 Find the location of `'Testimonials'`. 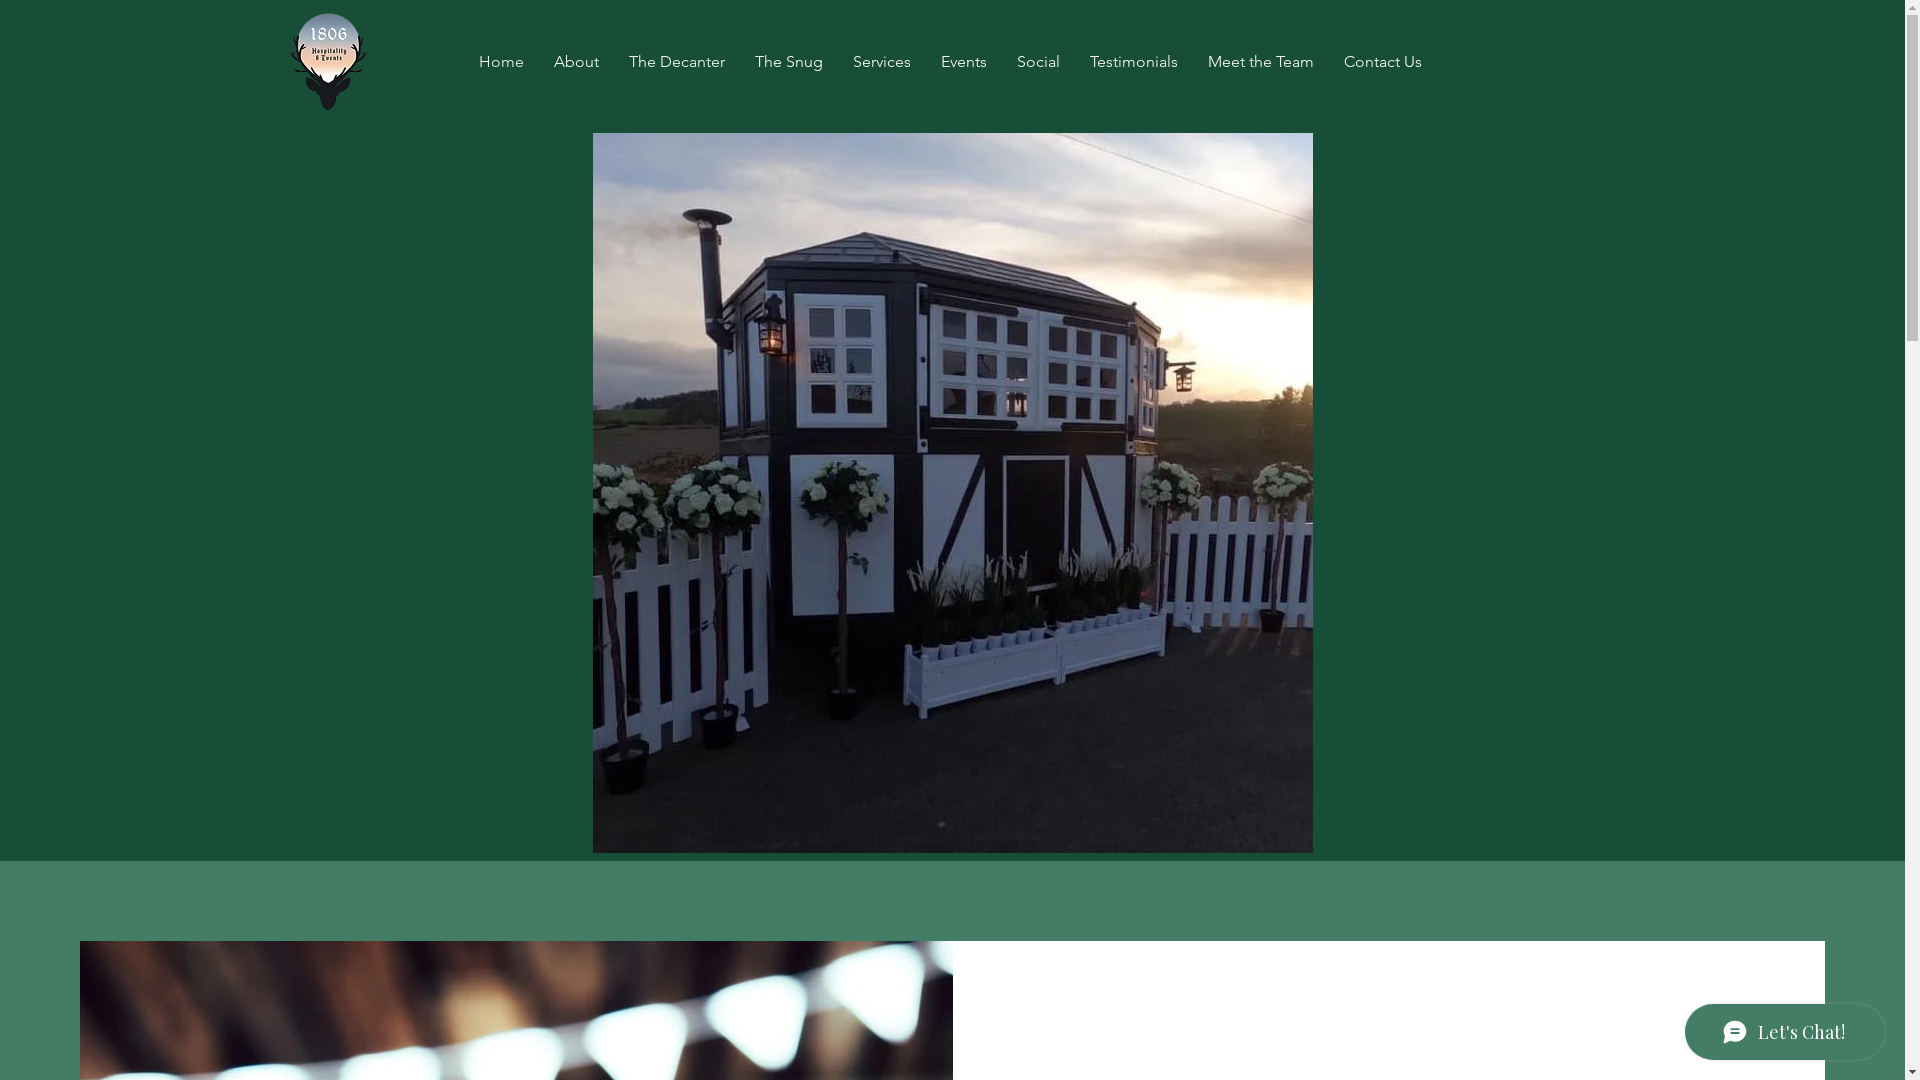

'Testimonials' is located at coordinates (1132, 60).